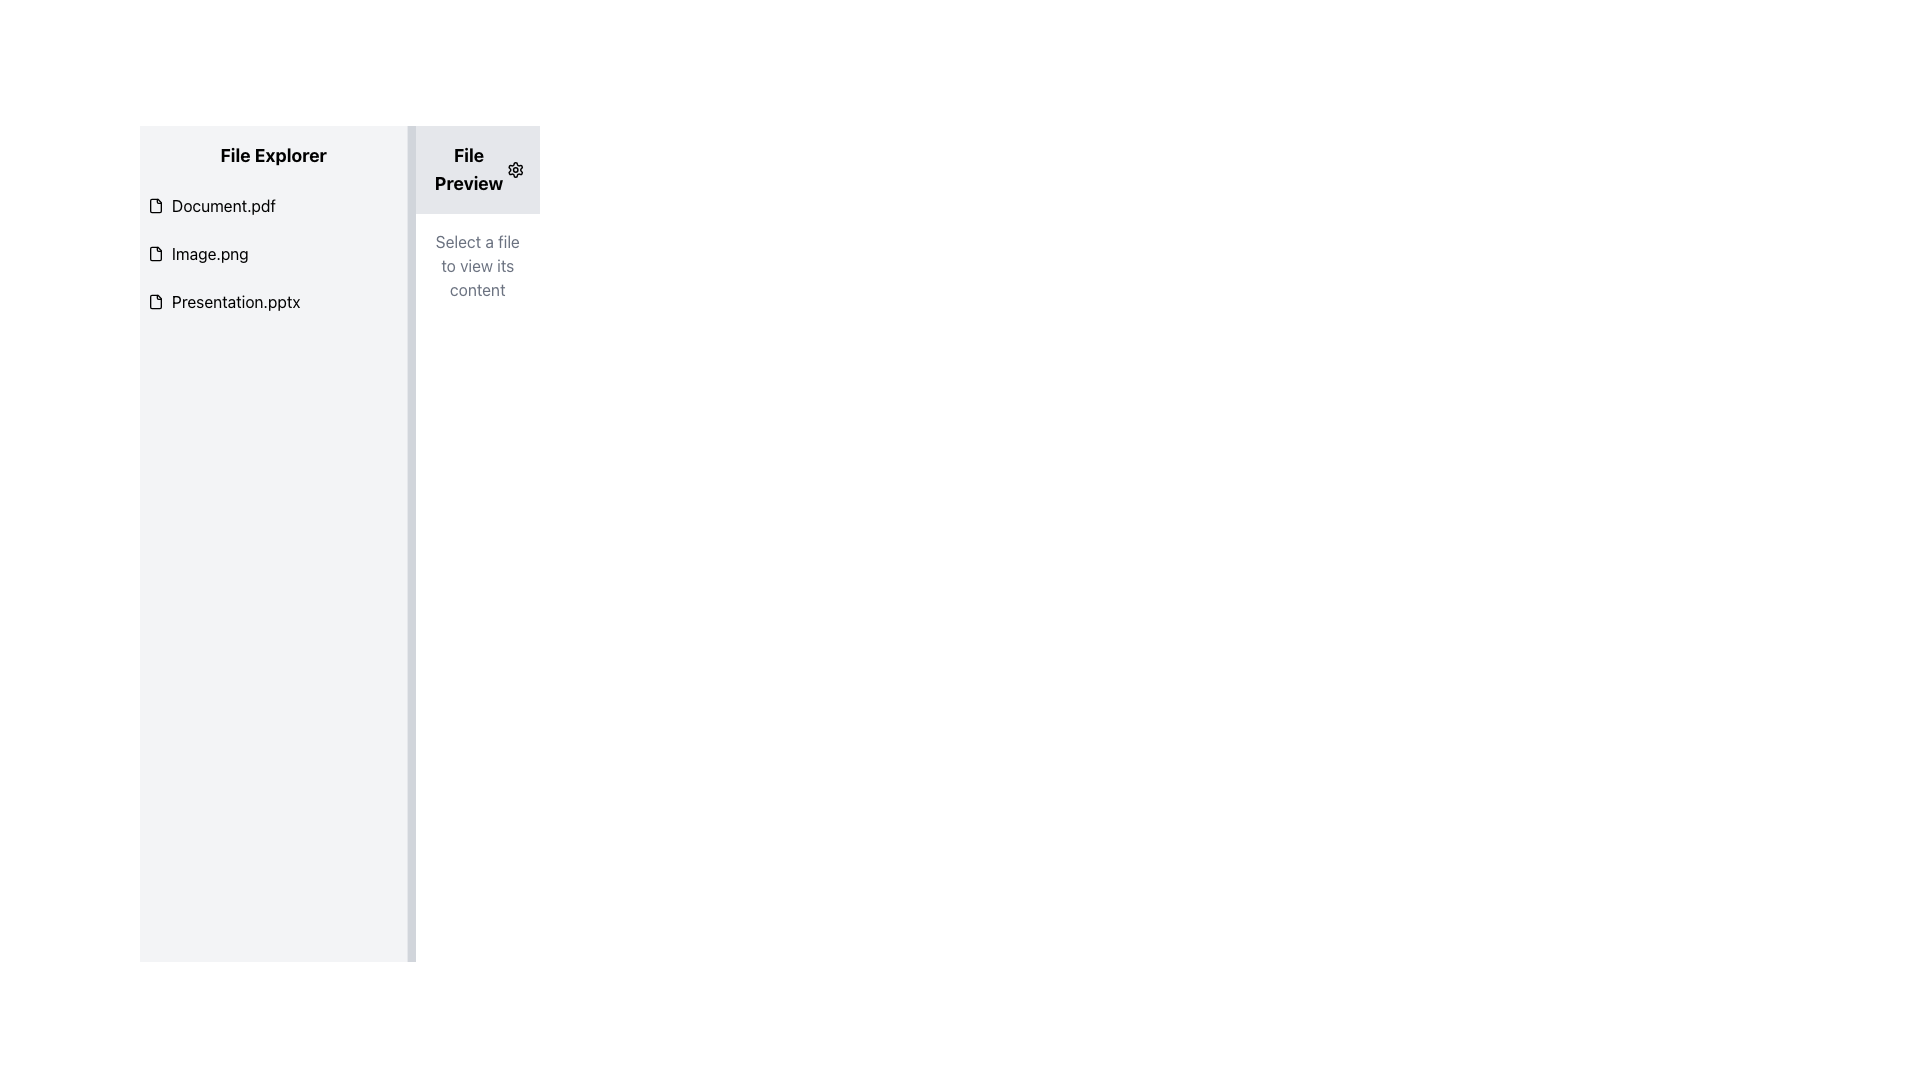 This screenshot has height=1080, width=1920. Describe the element at coordinates (515, 168) in the screenshot. I see `gear-like icon indicative of settings or configuration options located near the top right corner of the interface, adjacent to the 'File Preview' header` at that location.